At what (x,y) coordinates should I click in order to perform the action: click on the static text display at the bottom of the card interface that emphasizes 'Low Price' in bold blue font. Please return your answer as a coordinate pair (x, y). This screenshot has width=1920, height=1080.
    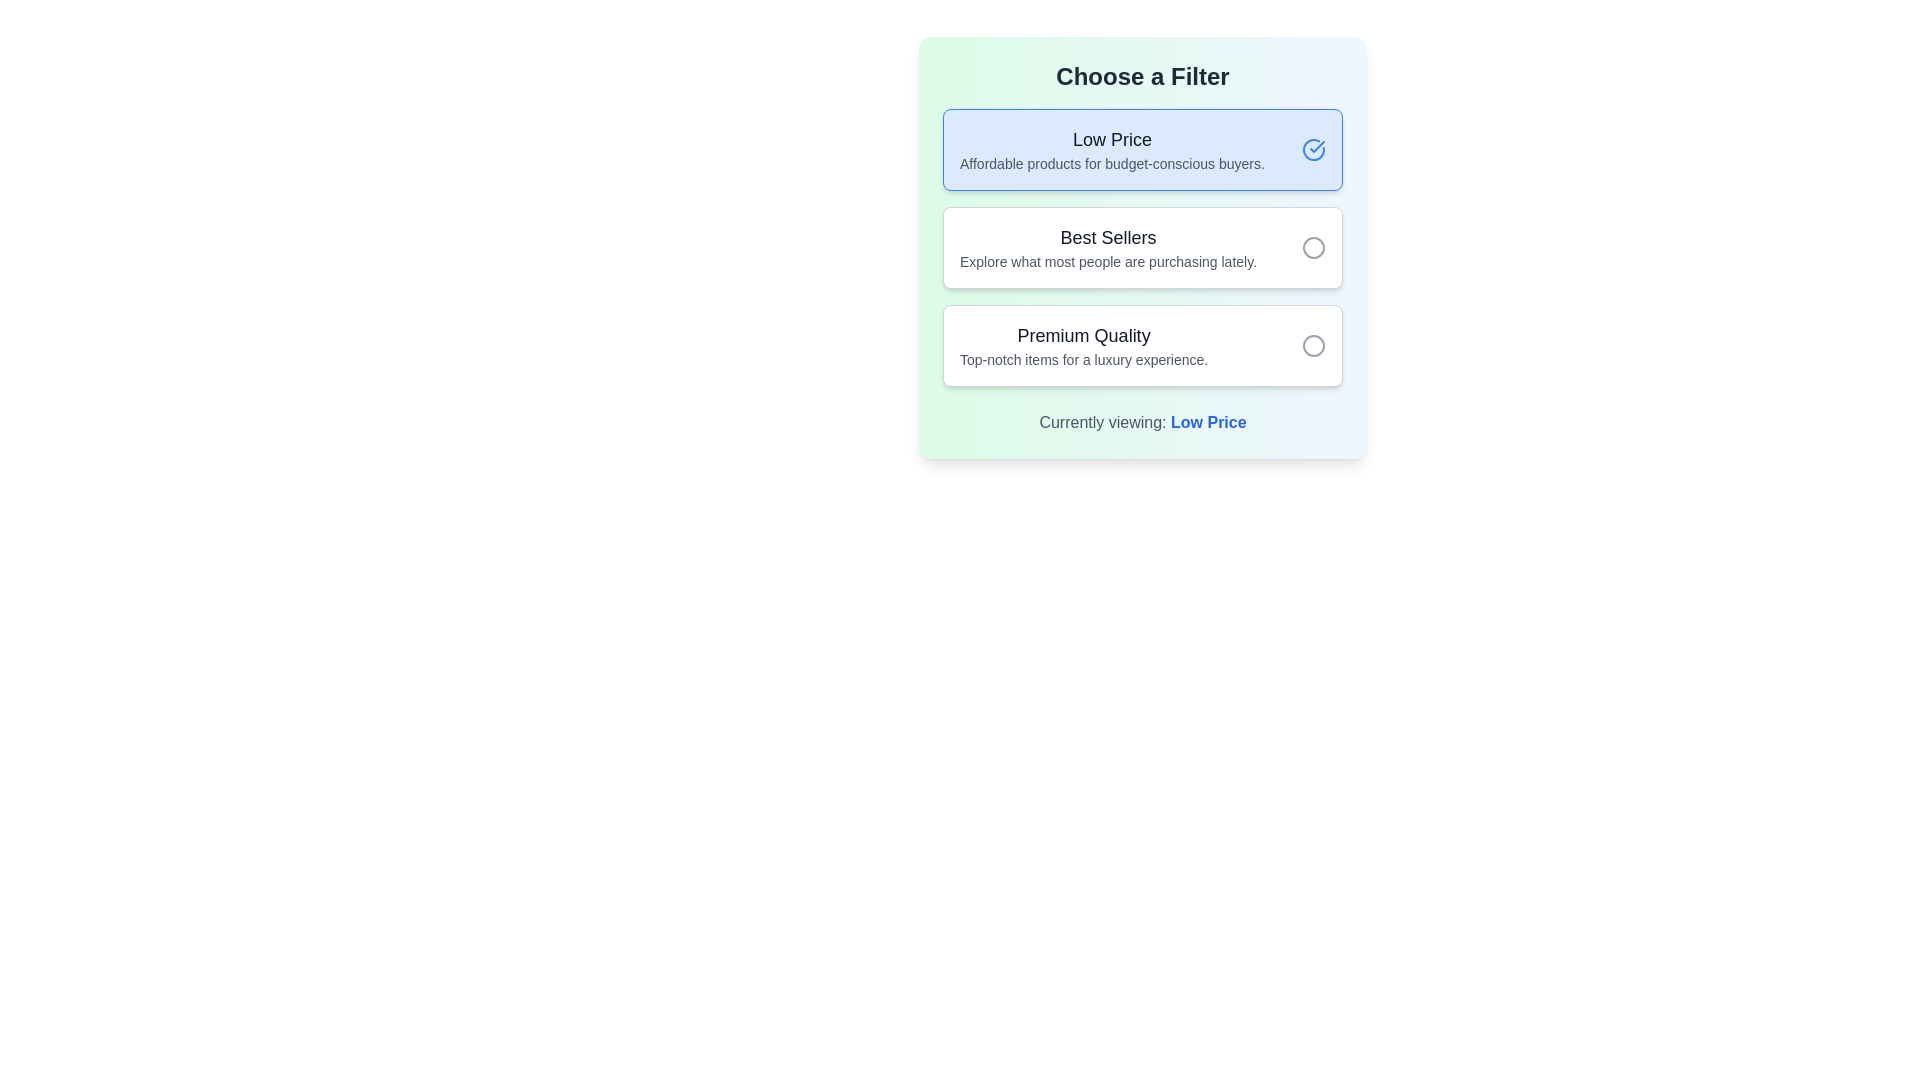
    Looking at the image, I should click on (1142, 422).